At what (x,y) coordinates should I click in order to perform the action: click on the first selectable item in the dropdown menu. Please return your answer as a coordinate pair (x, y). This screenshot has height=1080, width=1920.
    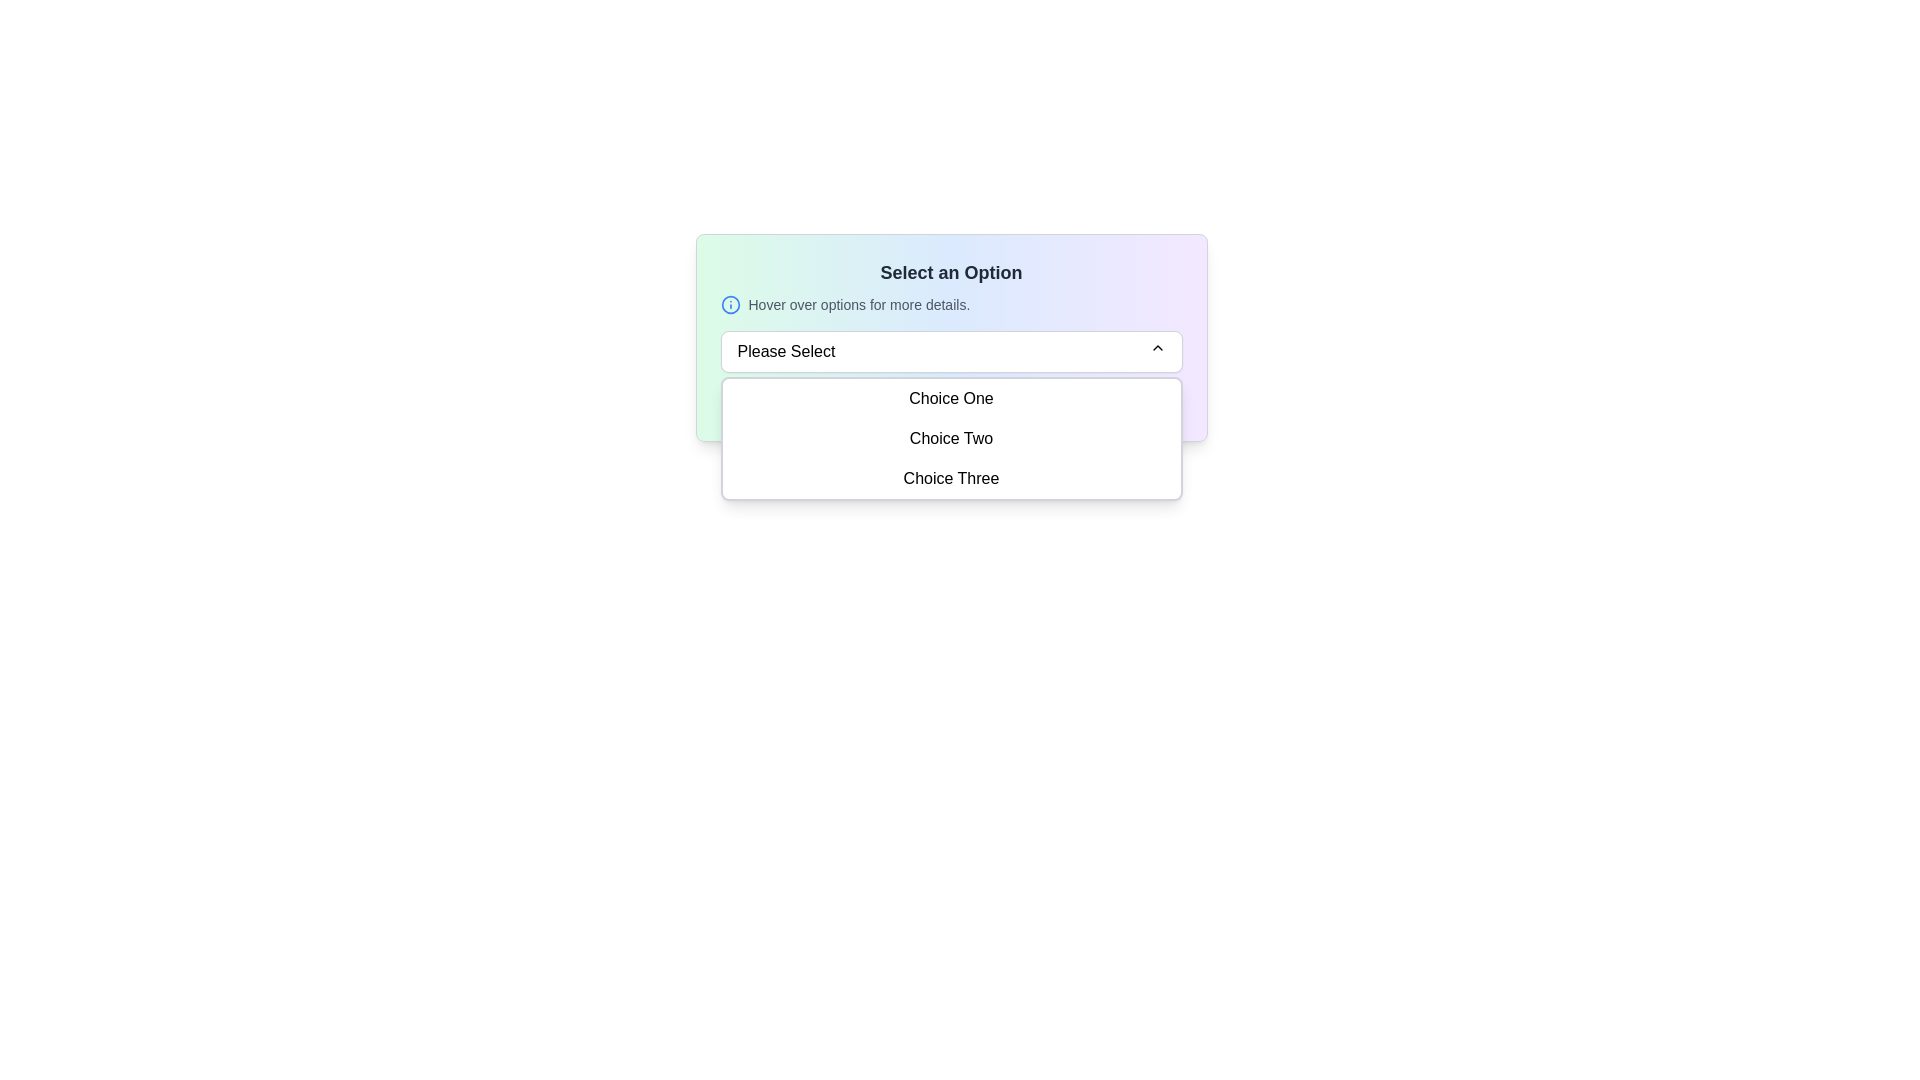
    Looking at the image, I should click on (950, 398).